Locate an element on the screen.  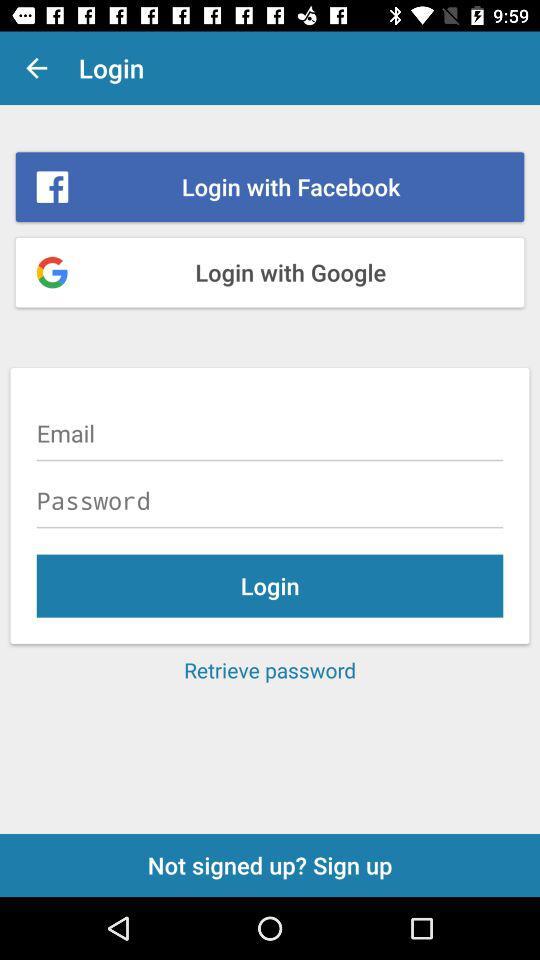
type your password is located at coordinates (270, 499).